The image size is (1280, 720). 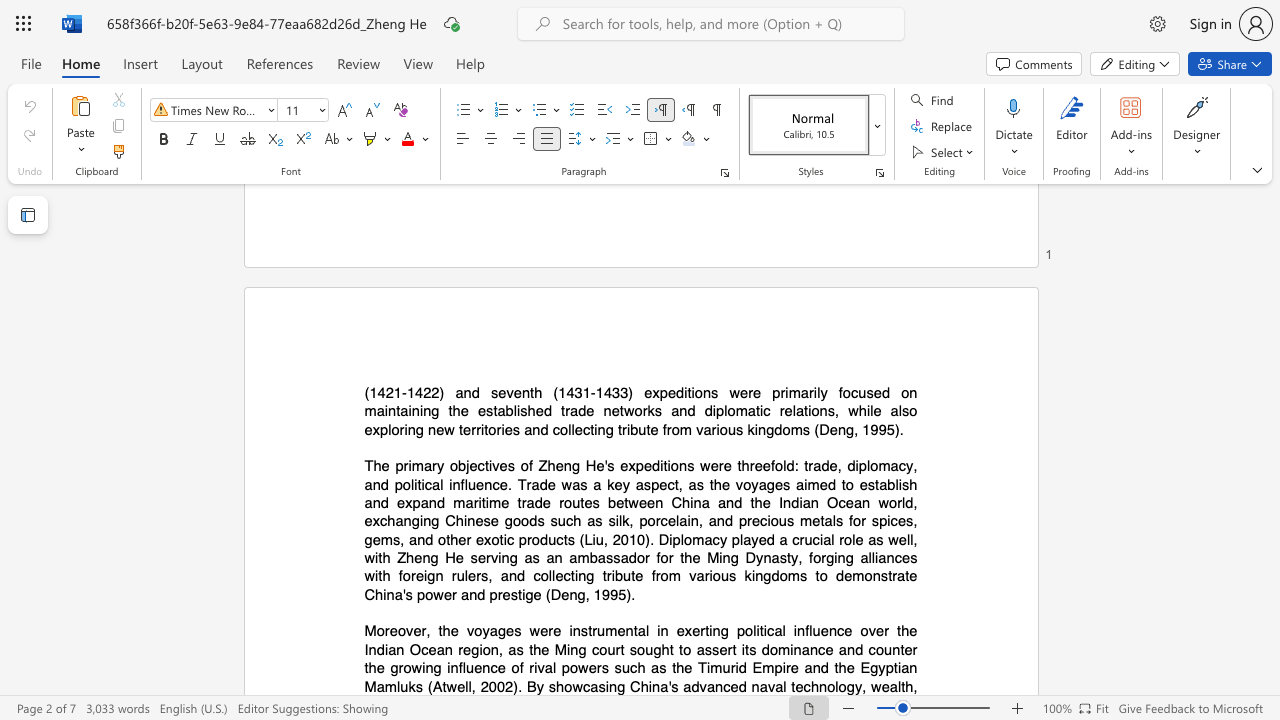 What do you see at coordinates (471, 685) in the screenshot?
I see `the space between the continuous character "l" and "," in the text` at bounding box center [471, 685].